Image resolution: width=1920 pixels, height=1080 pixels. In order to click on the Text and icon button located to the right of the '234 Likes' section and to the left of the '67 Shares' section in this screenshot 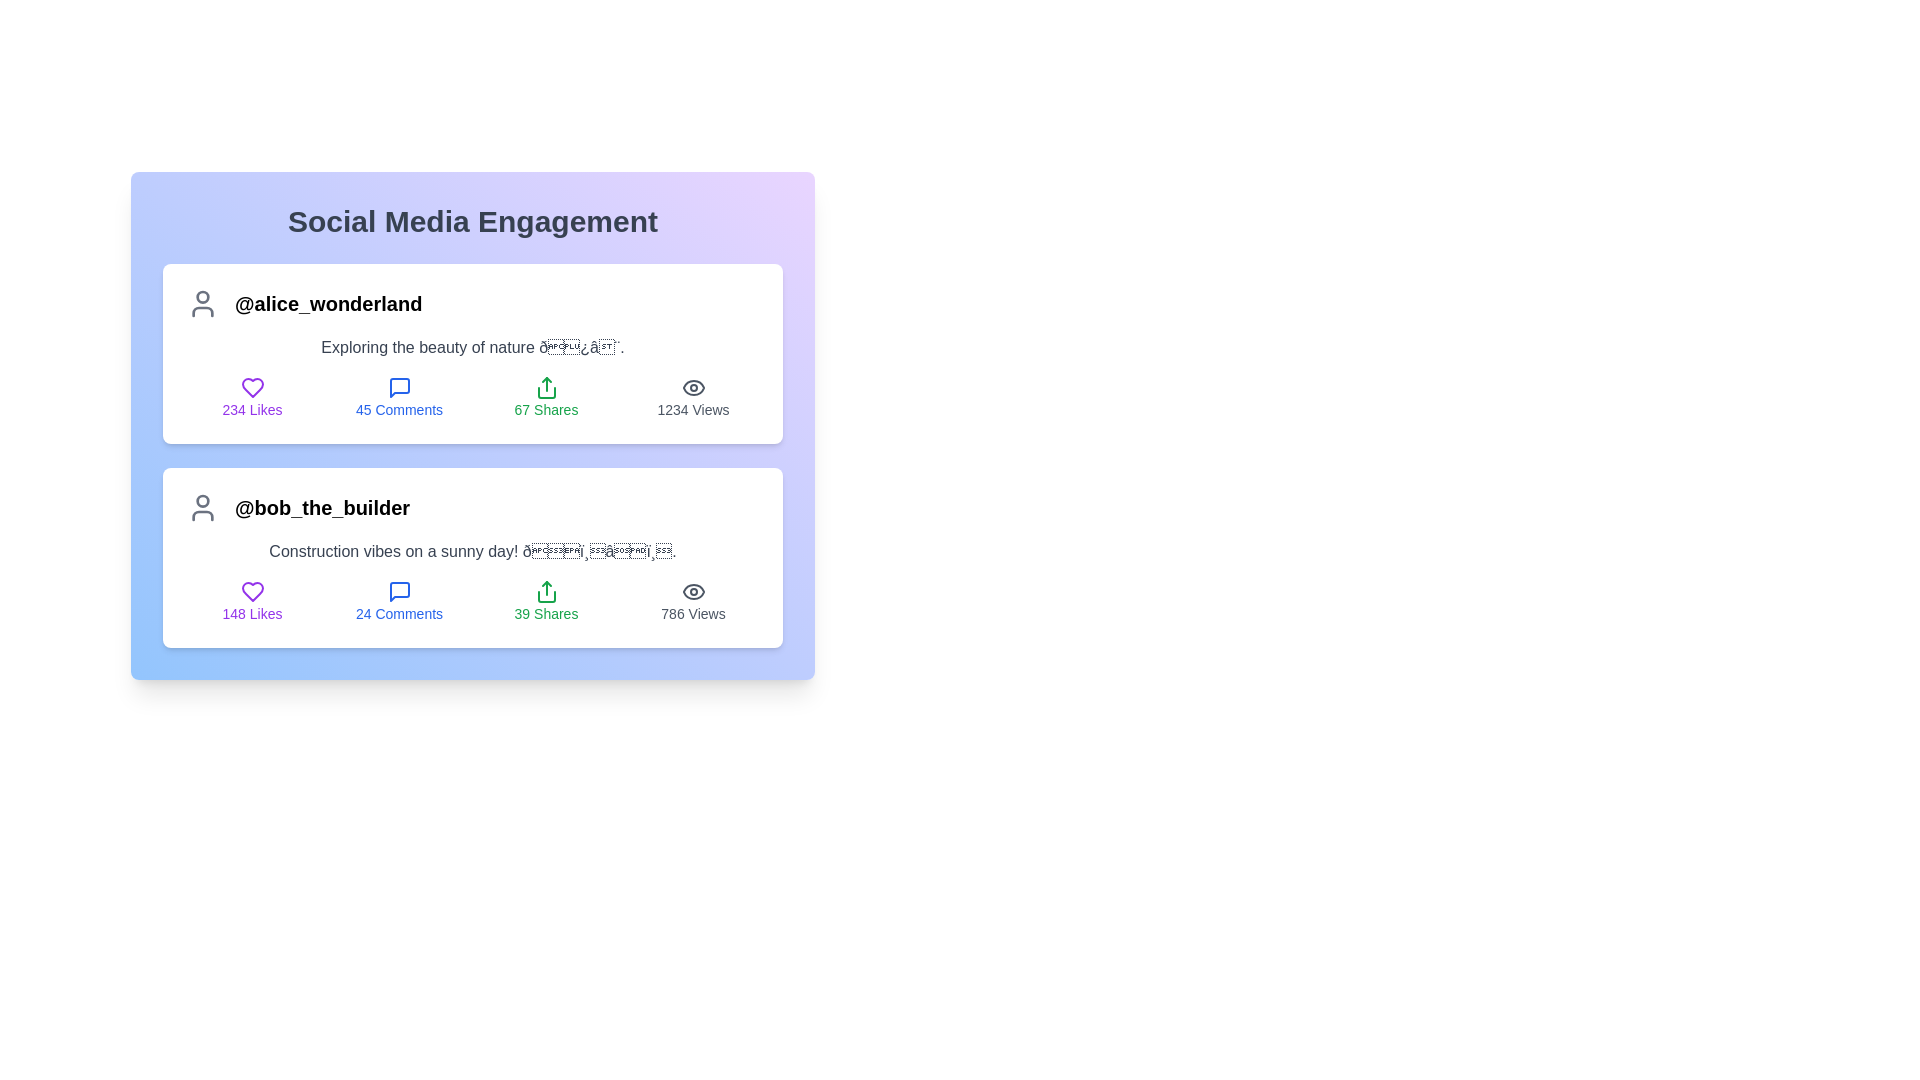, I will do `click(399, 397)`.